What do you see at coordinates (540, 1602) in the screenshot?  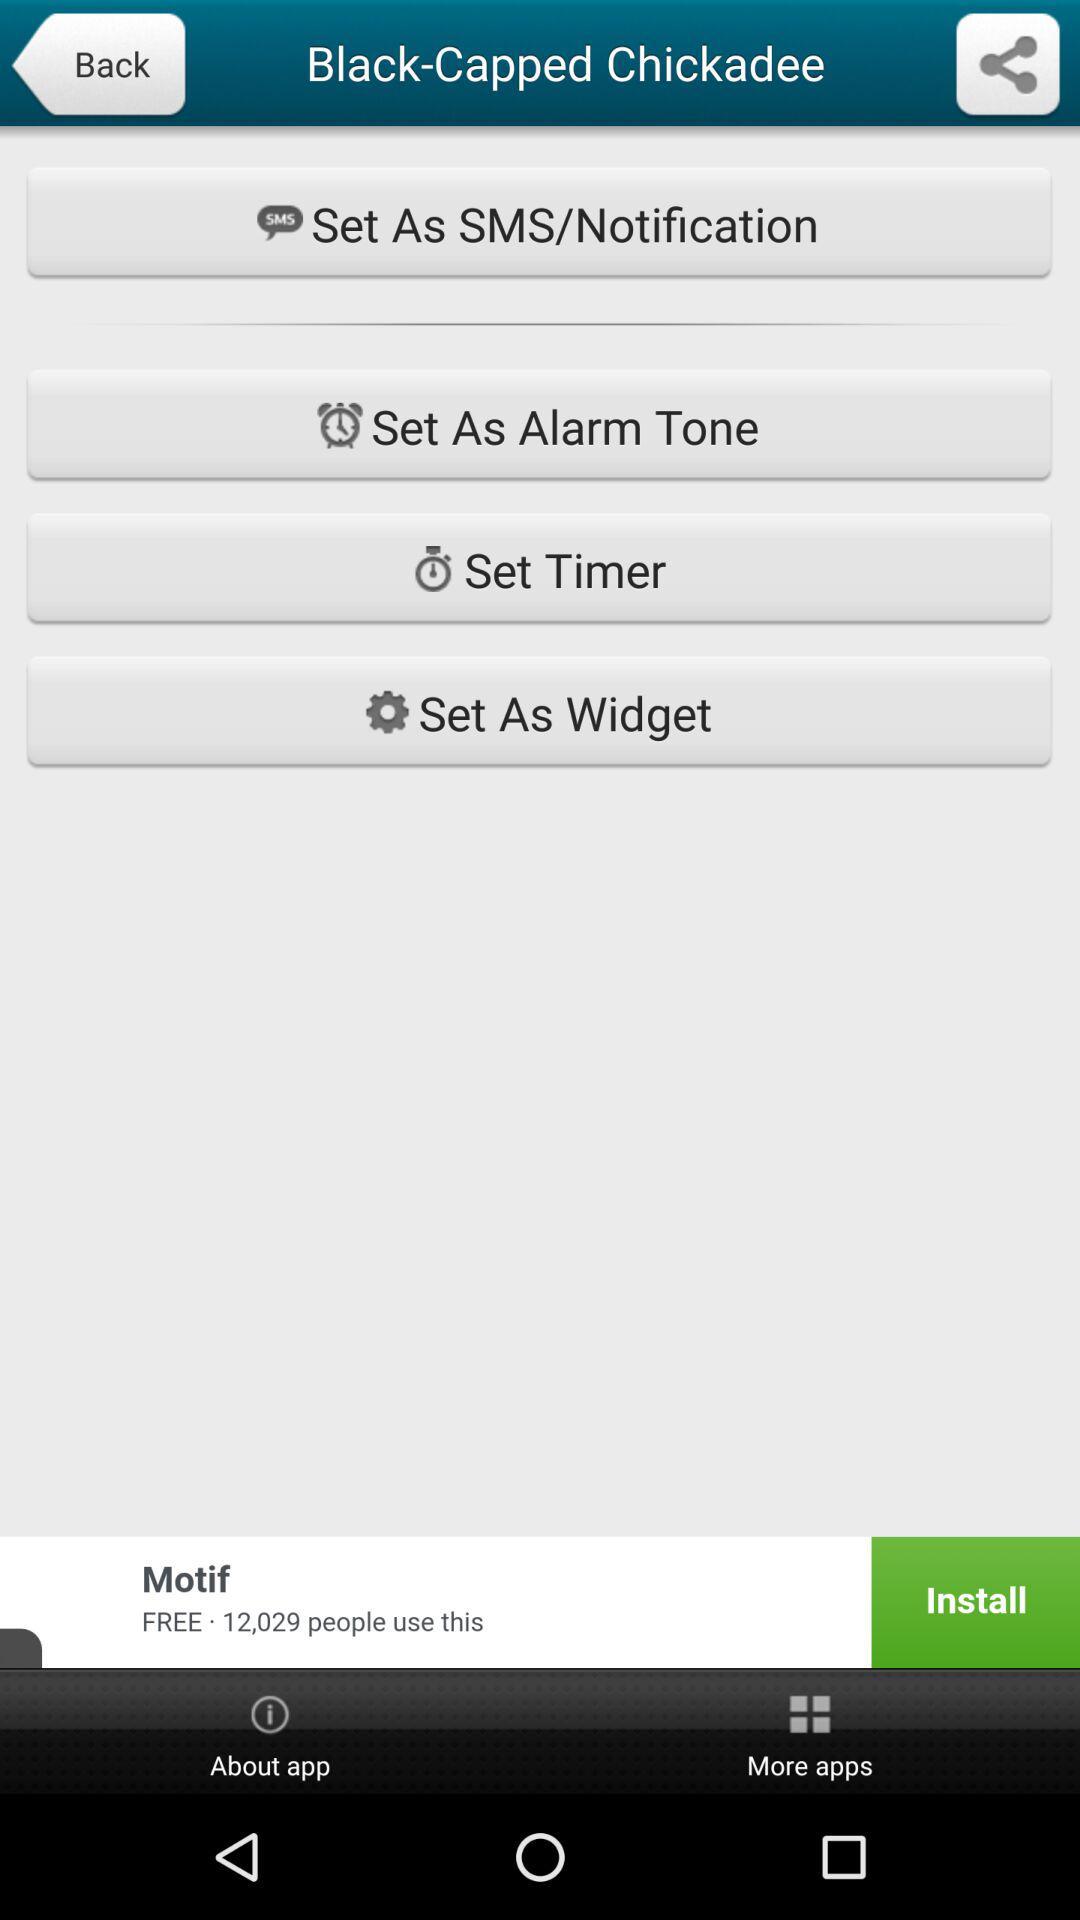 I see `the app below set as widget app` at bounding box center [540, 1602].